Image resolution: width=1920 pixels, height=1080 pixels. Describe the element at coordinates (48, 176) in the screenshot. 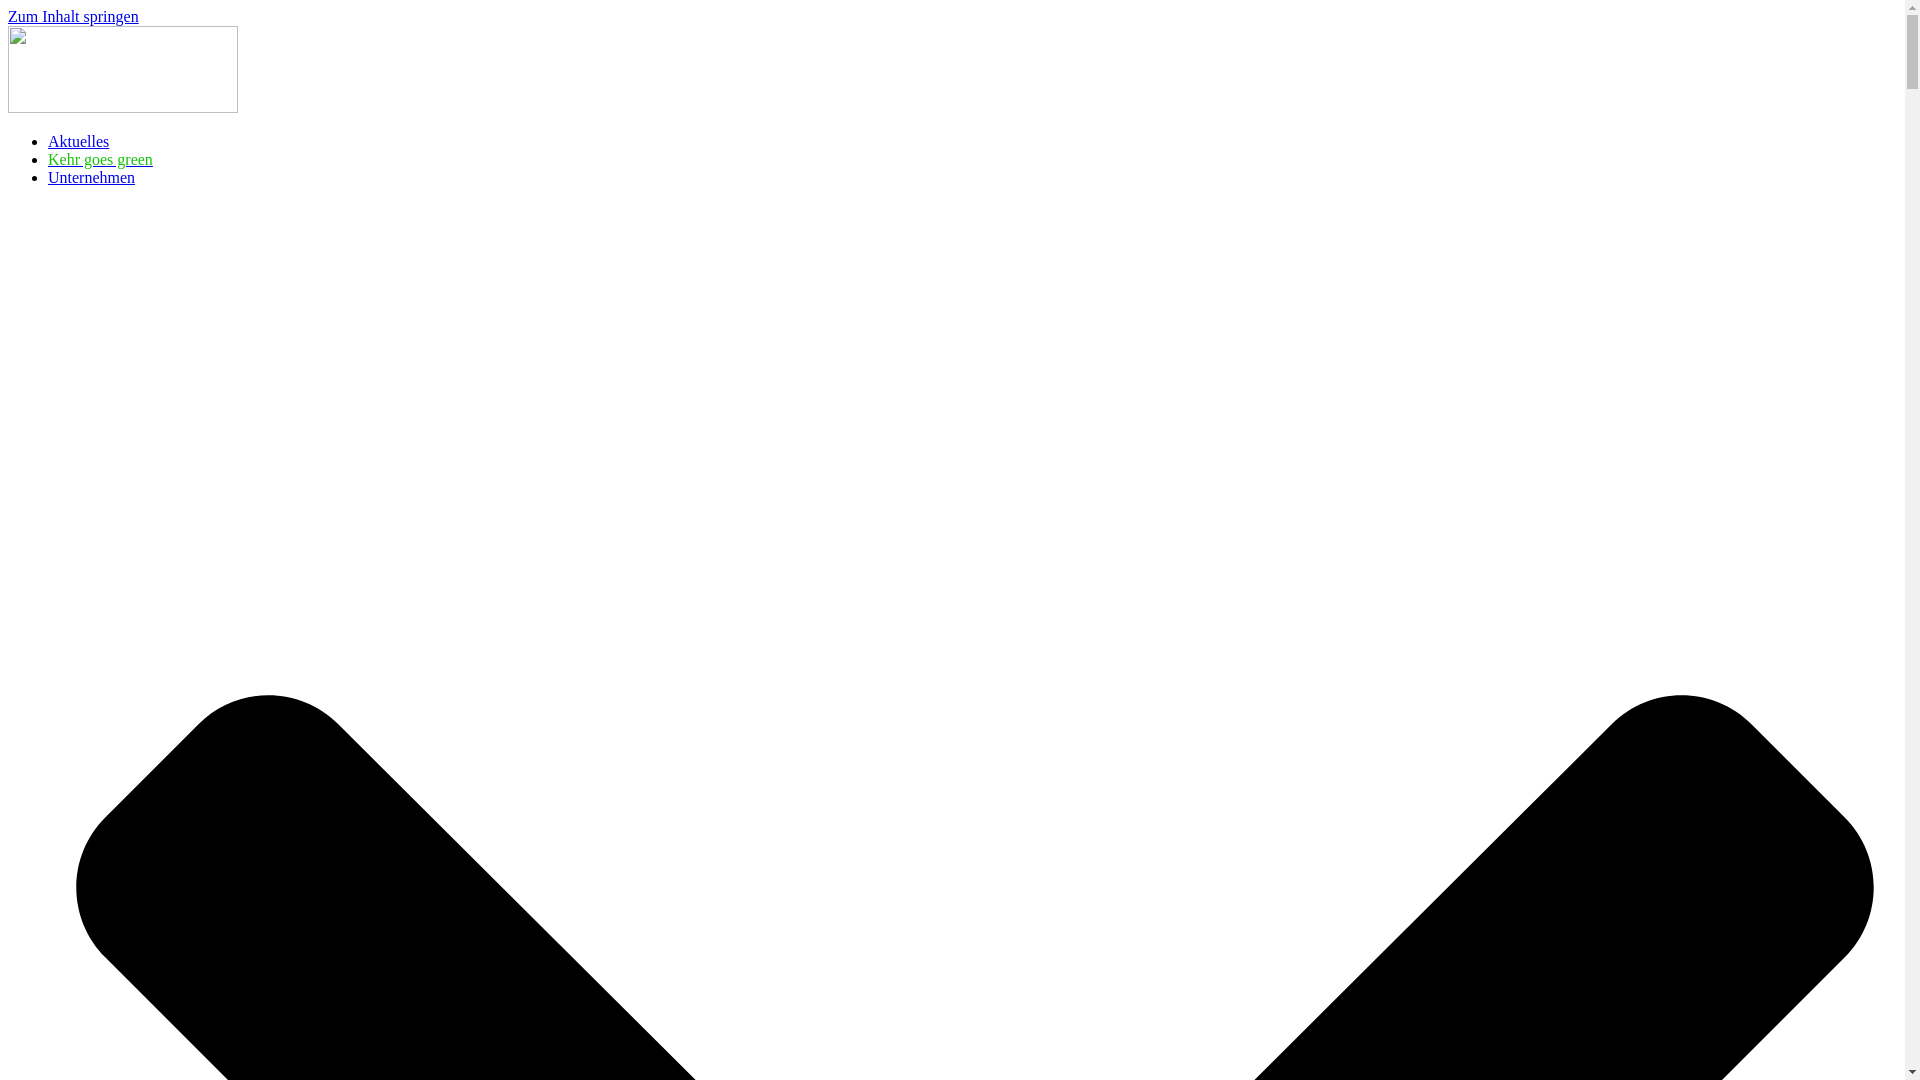

I see `'Unternehmen'` at that location.